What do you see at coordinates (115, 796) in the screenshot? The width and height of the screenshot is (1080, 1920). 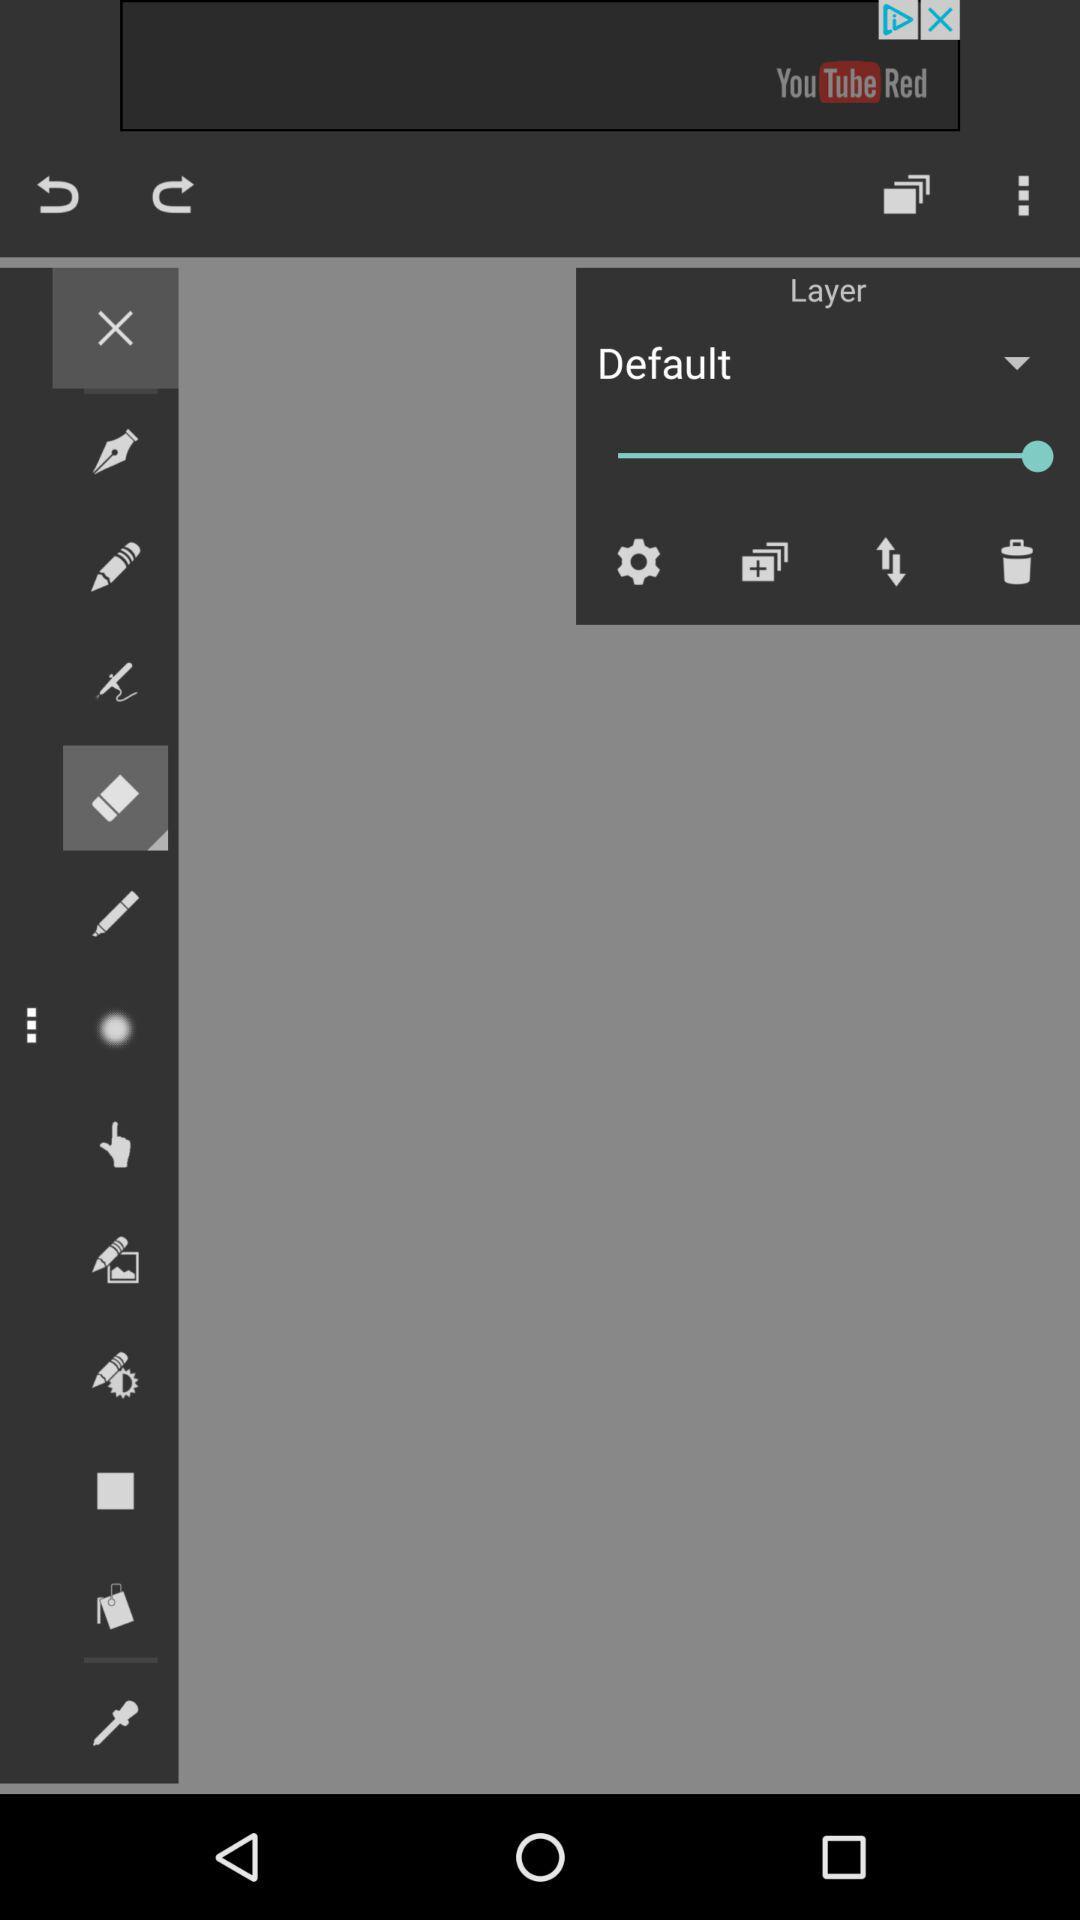 I see `the delete icon` at bounding box center [115, 796].